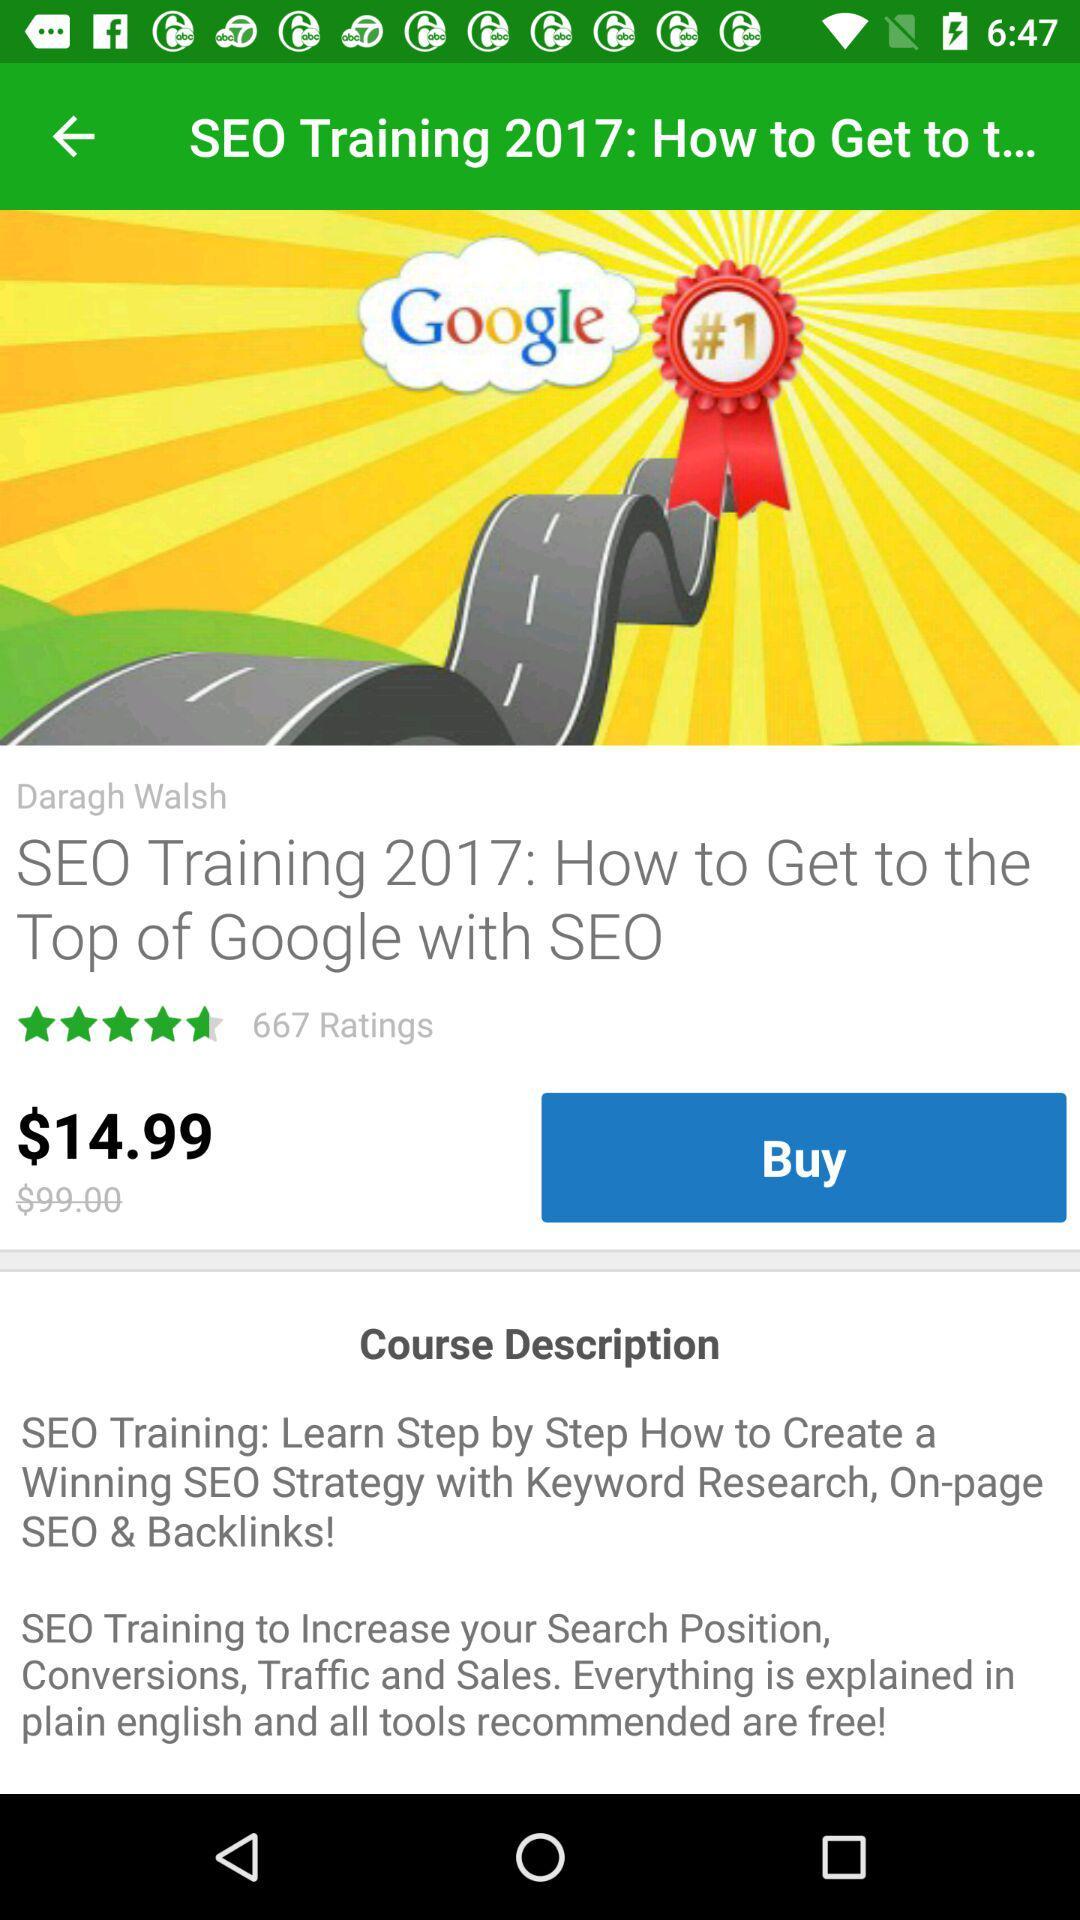 The image size is (1080, 1920). What do you see at coordinates (802, 1157) in the screenshot?
I see `icon on the right` at bounding box center [802, 1157].